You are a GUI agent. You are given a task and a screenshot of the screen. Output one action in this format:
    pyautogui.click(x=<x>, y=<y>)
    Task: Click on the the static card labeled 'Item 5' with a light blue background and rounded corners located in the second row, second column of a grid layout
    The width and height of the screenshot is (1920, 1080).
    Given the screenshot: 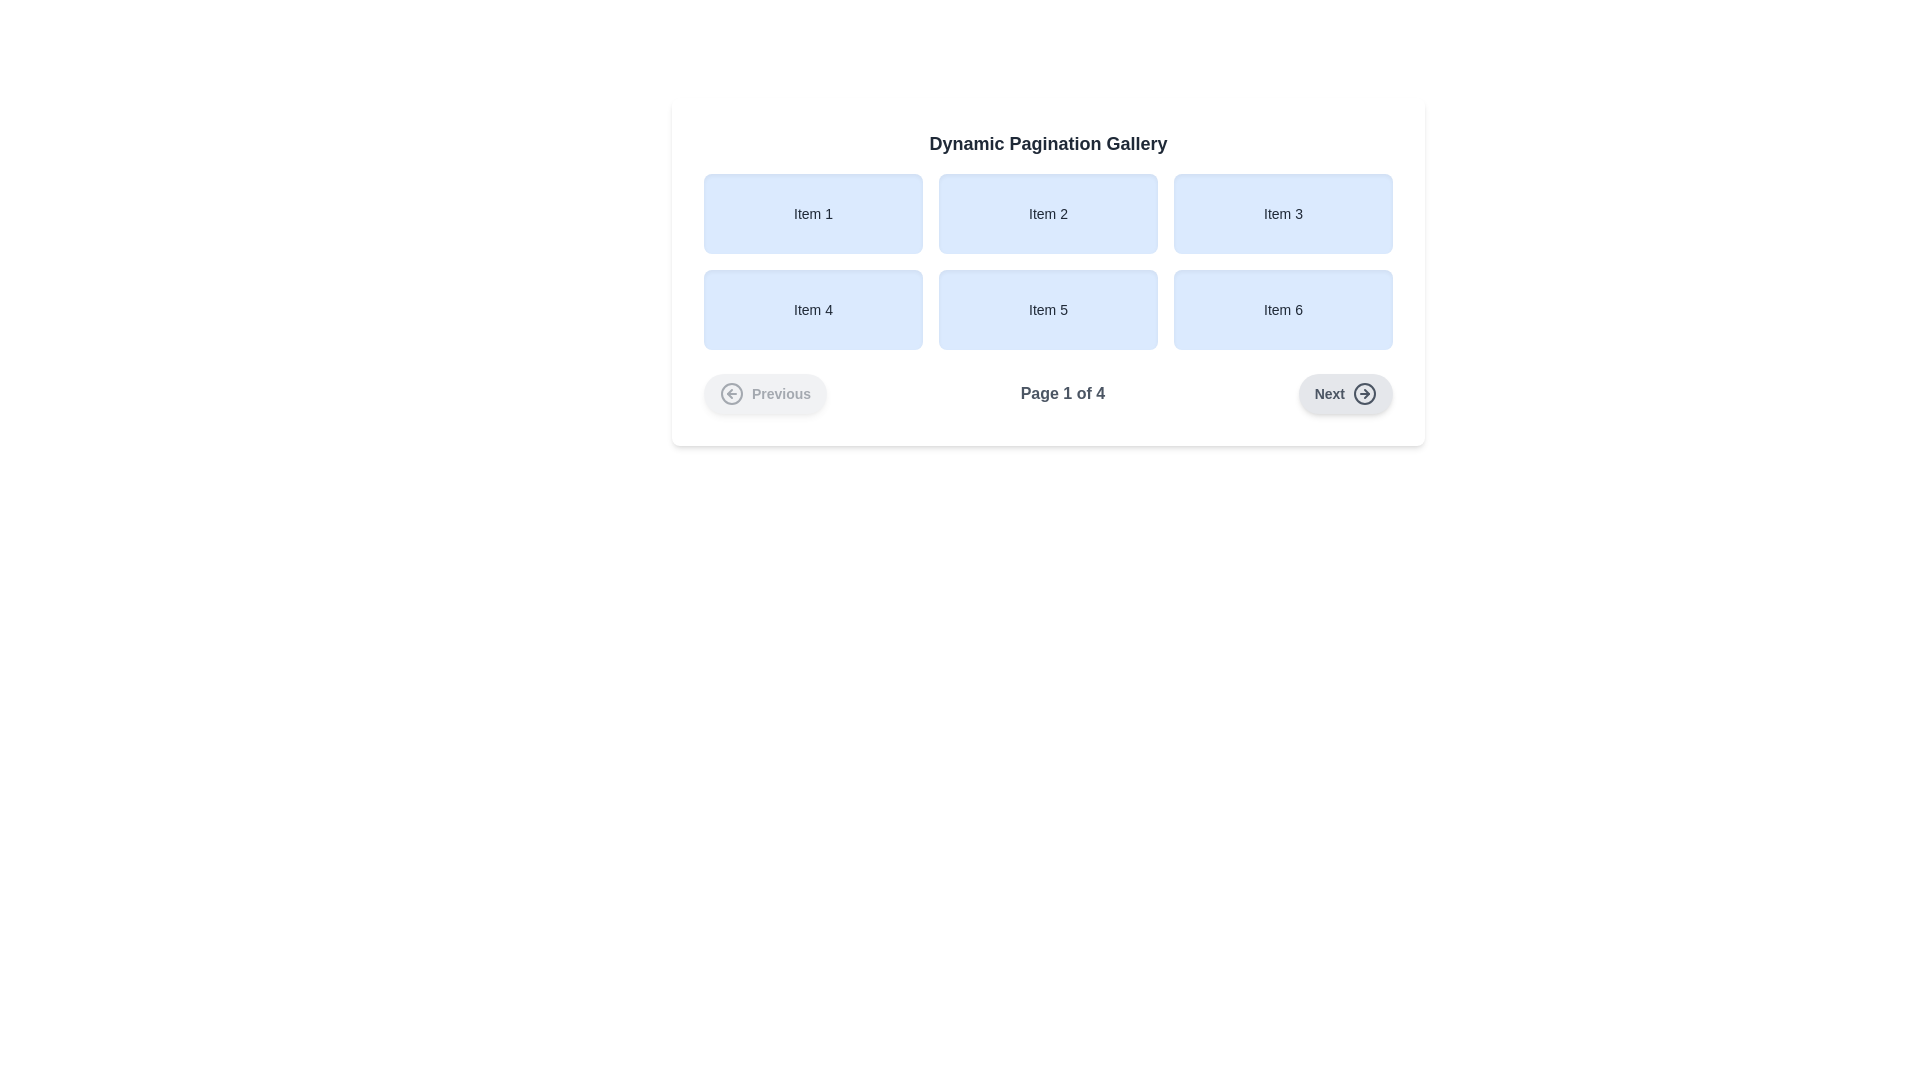 What is the action you would take?
    pyautogui.click(x=1047, y=309)
    